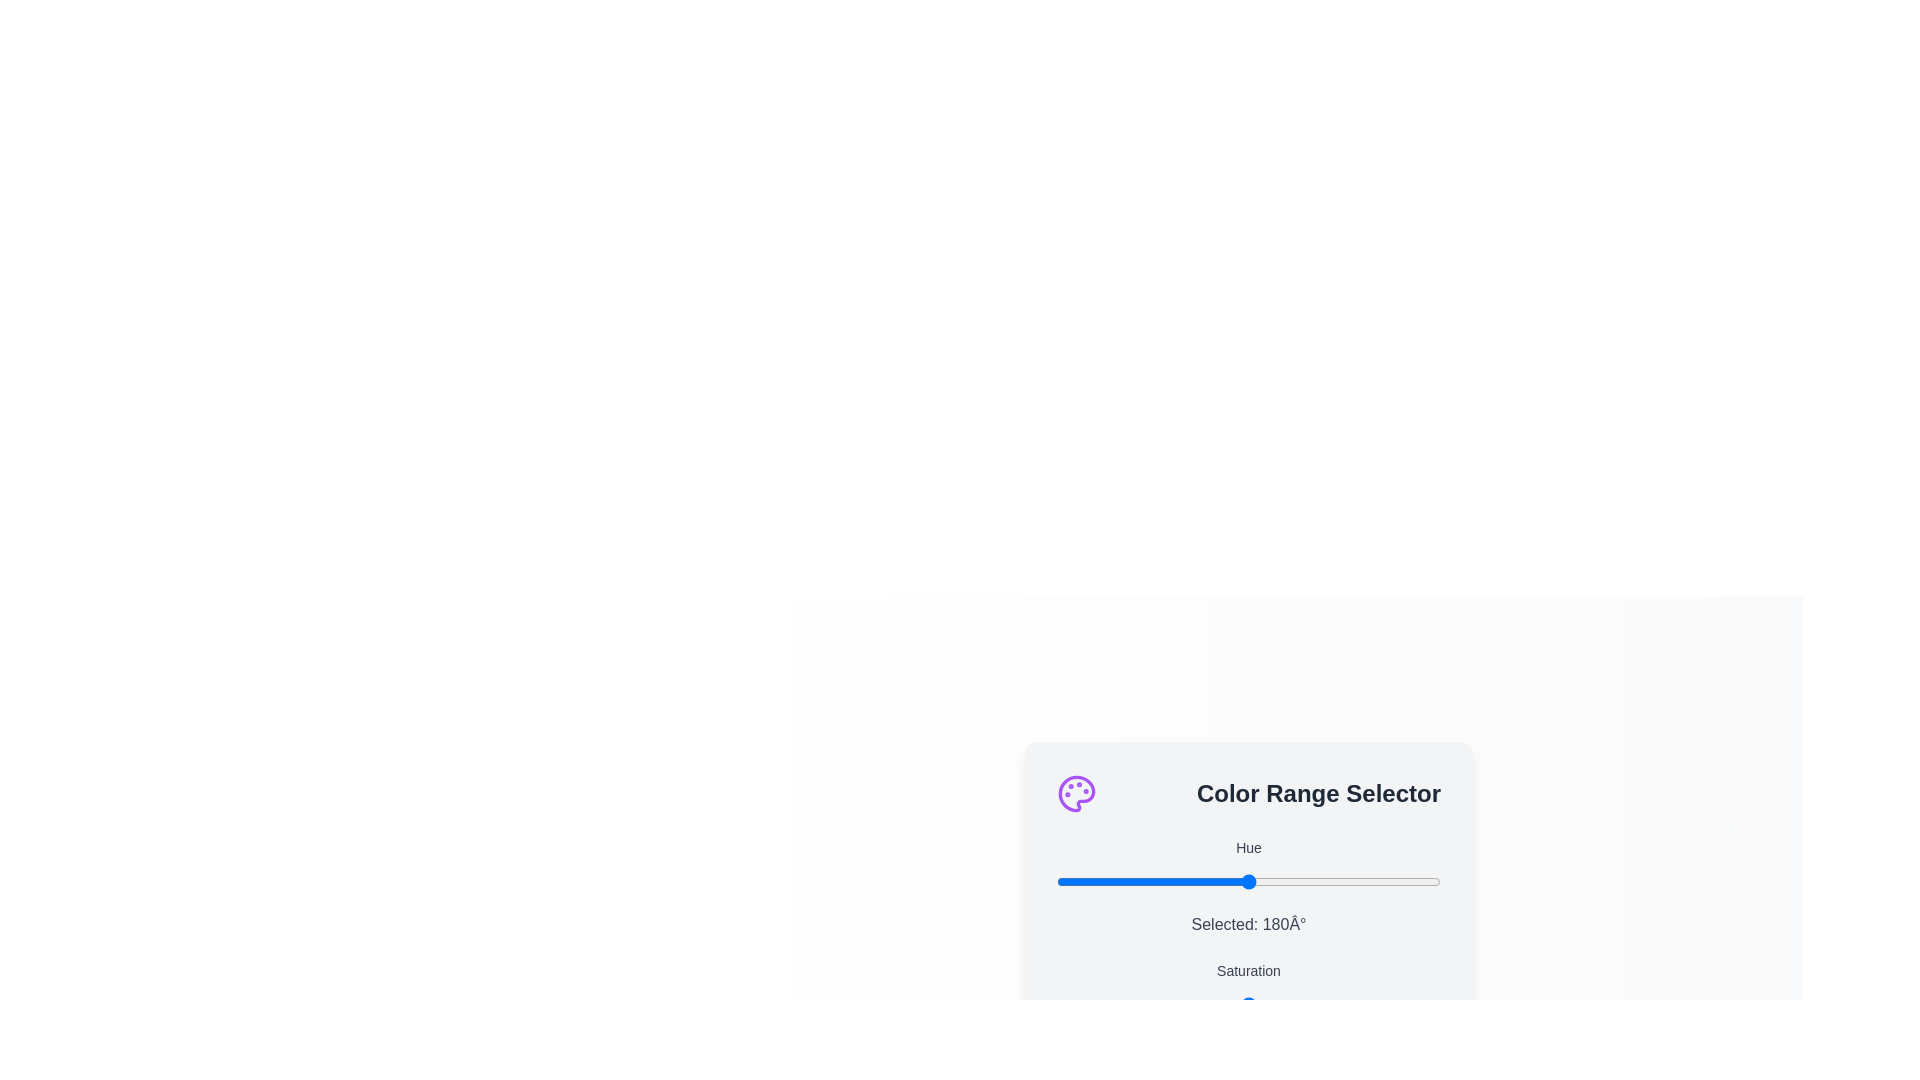 This screenshot has width=1920, height=1080. I want to click on the hue value on the slider, so click(1232, 880).